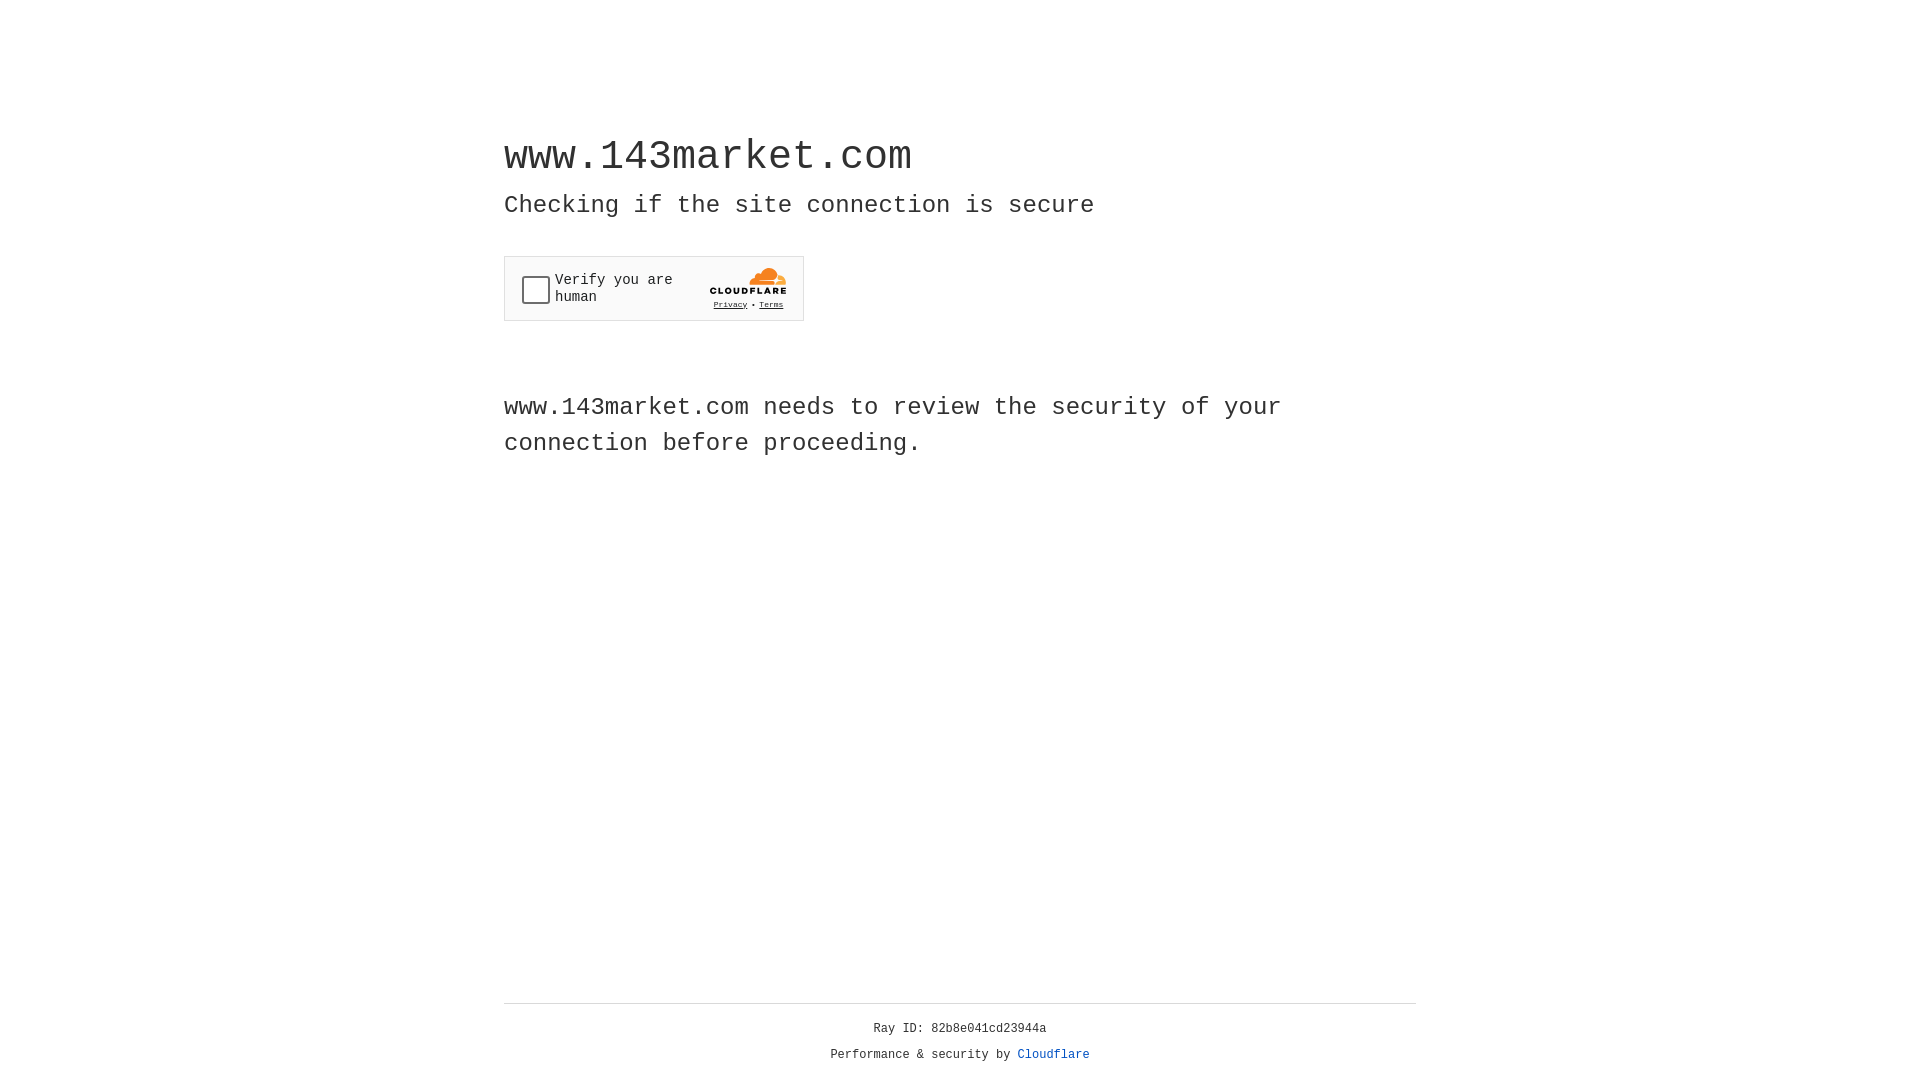  I want to click on 'Cloudflare', so click(1053, 1054).